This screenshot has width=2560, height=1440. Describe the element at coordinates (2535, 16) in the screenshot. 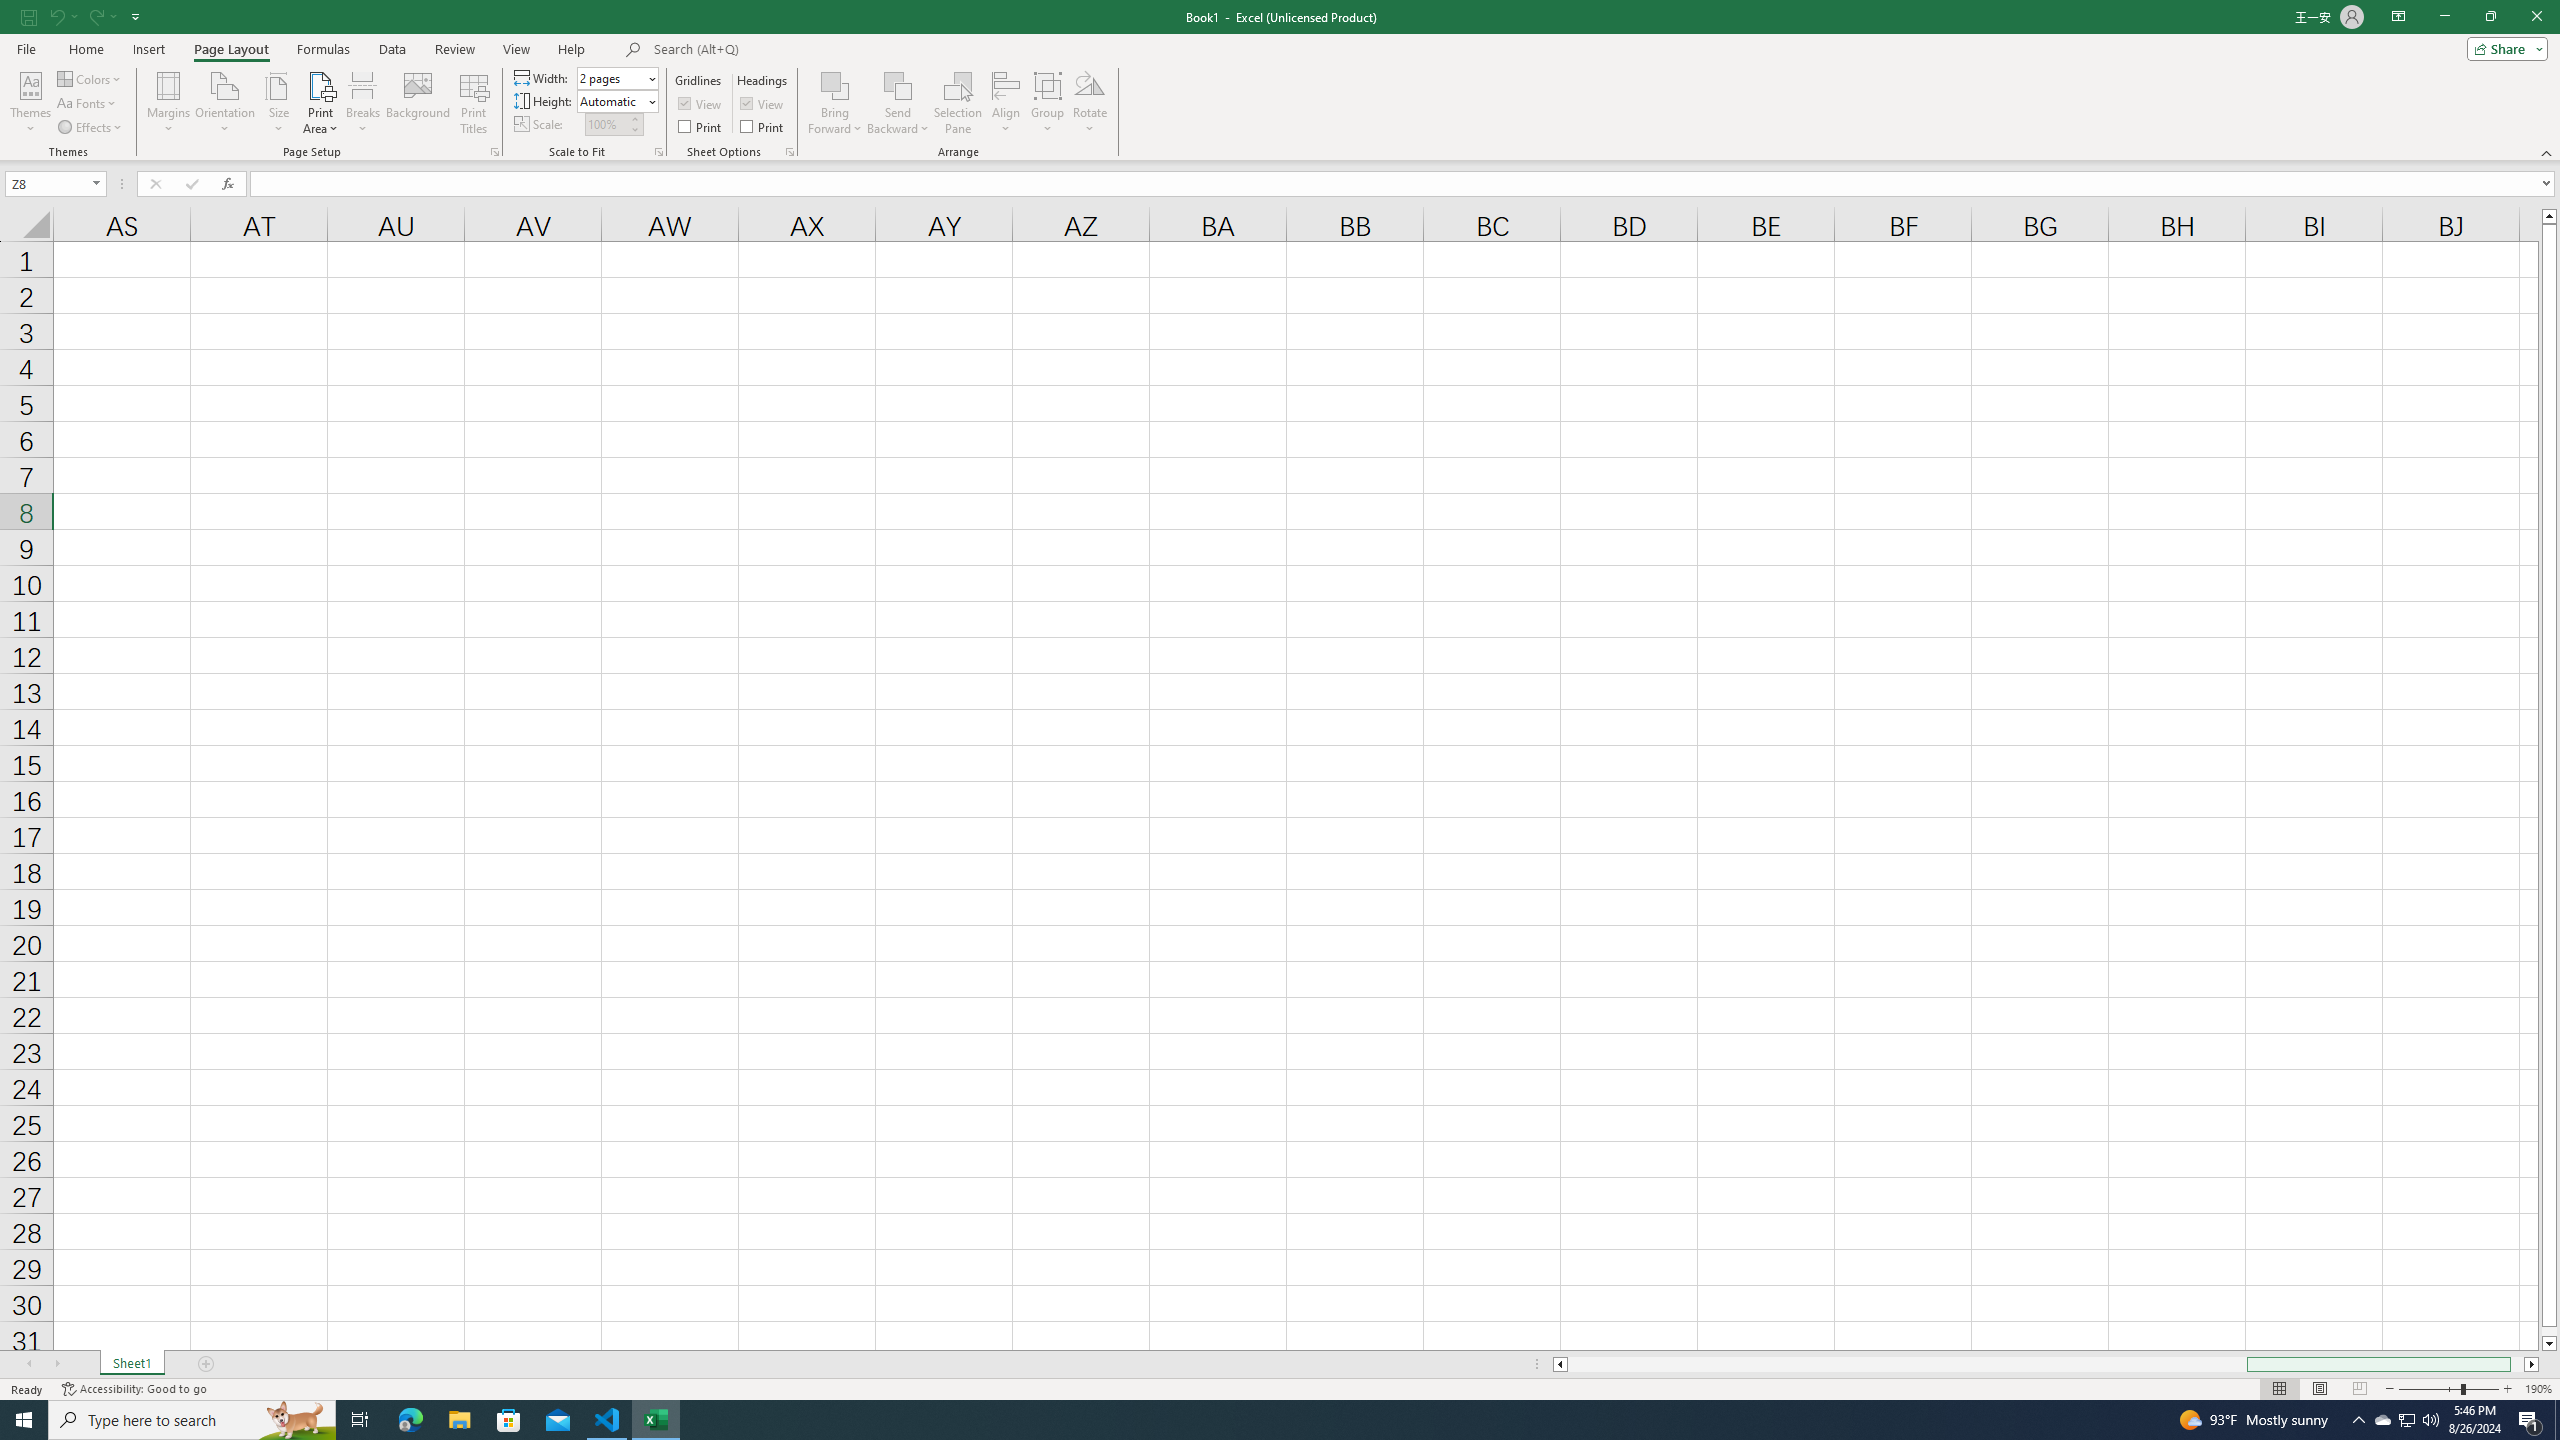

I see `'Close'` at that location.